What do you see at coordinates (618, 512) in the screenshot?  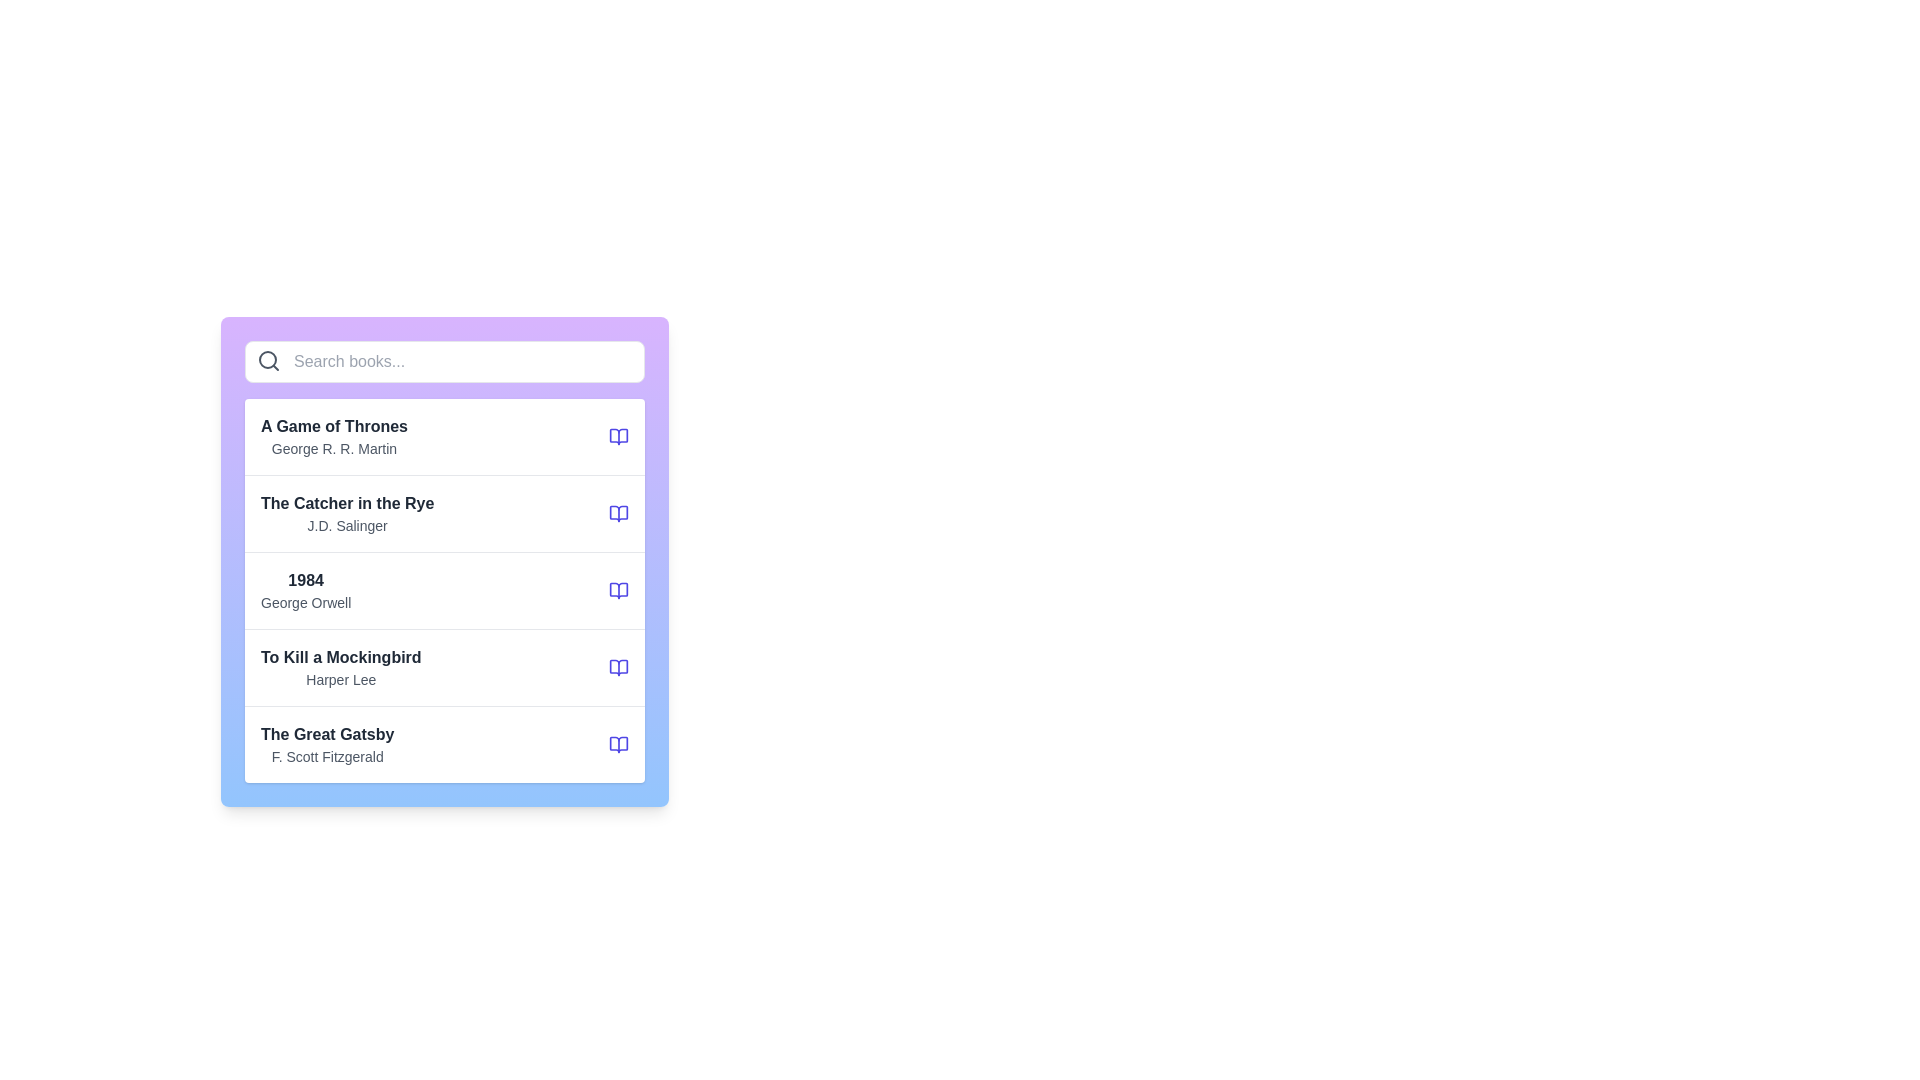 I see `the decorative action-related icon associated with the book titled 'The Catcher in the Rye' in the vertical list` at bounding box center [618, 512].